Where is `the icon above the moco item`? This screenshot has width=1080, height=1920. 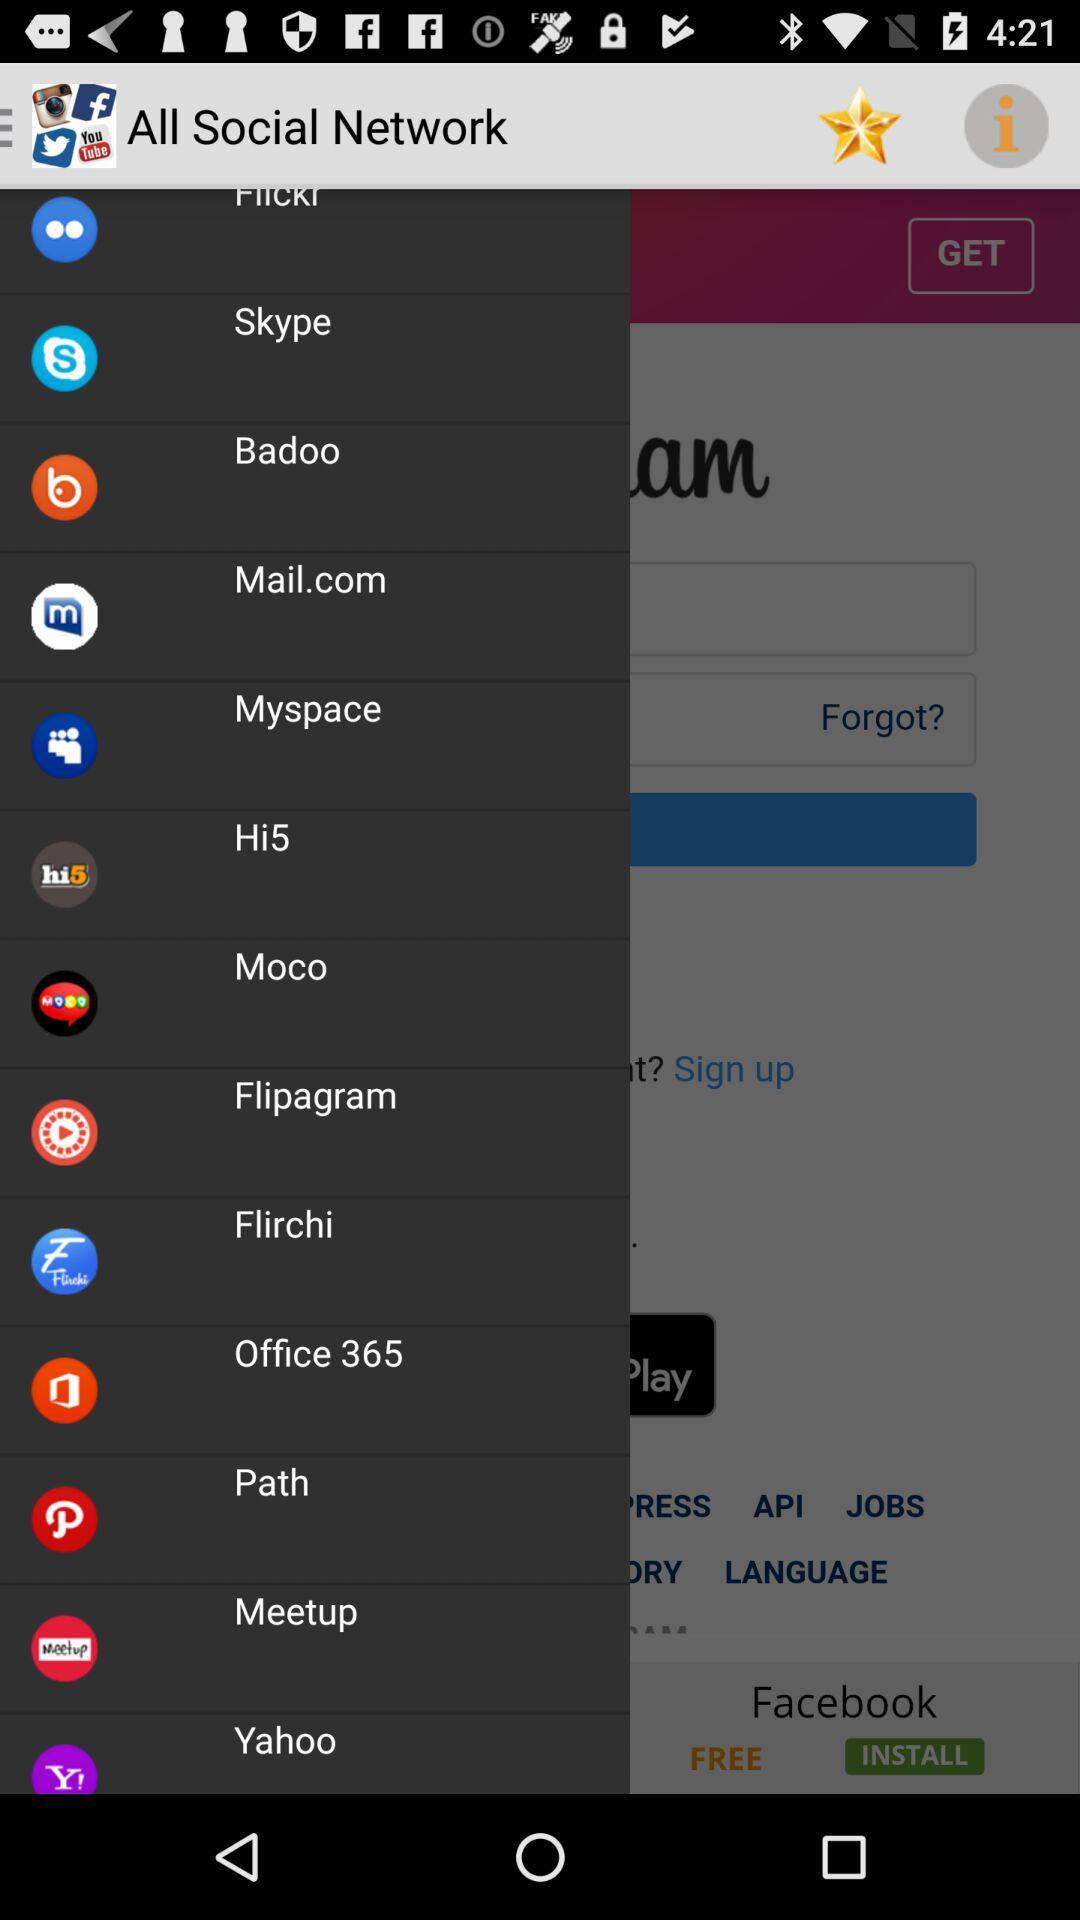 the icon above the moco item is located at coordinates (261, 836).